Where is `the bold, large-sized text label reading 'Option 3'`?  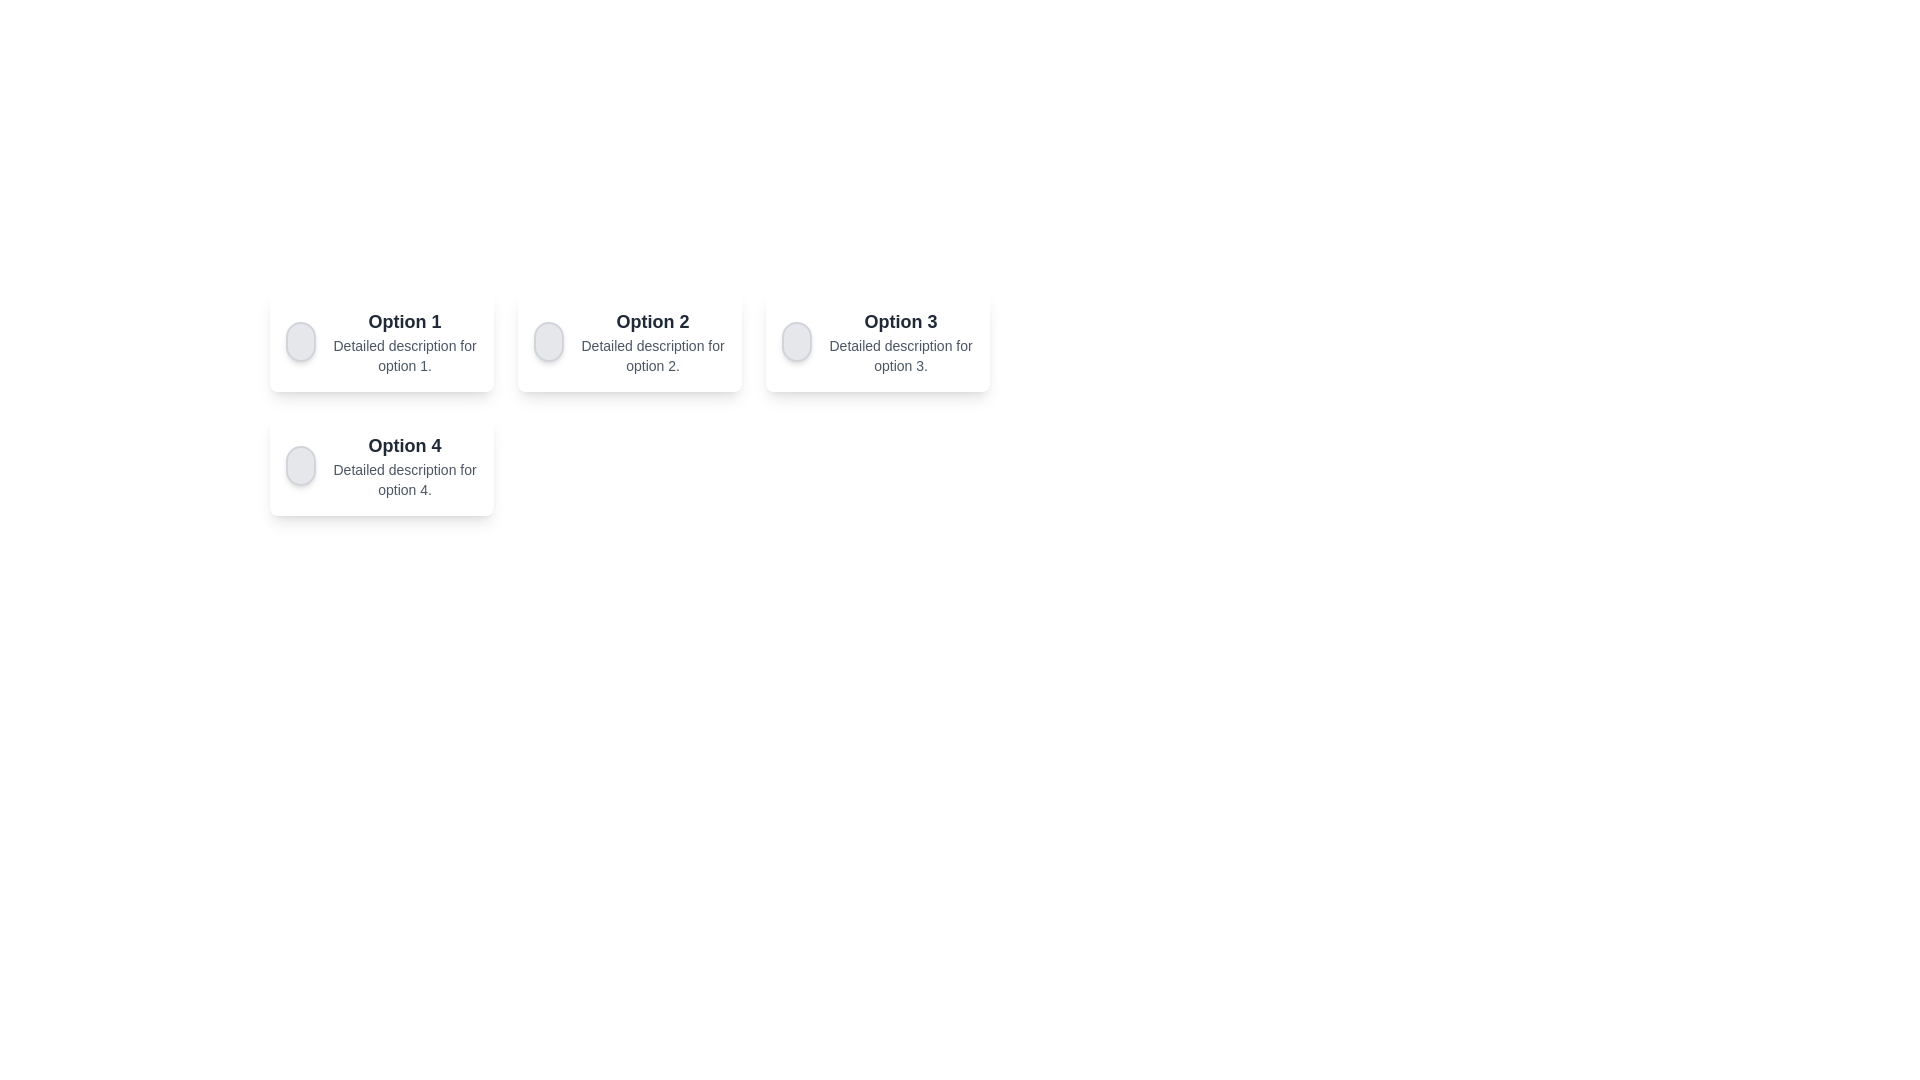
the bold, large-sized text label reading 'Option 3' is located at coordinates (900, 320).